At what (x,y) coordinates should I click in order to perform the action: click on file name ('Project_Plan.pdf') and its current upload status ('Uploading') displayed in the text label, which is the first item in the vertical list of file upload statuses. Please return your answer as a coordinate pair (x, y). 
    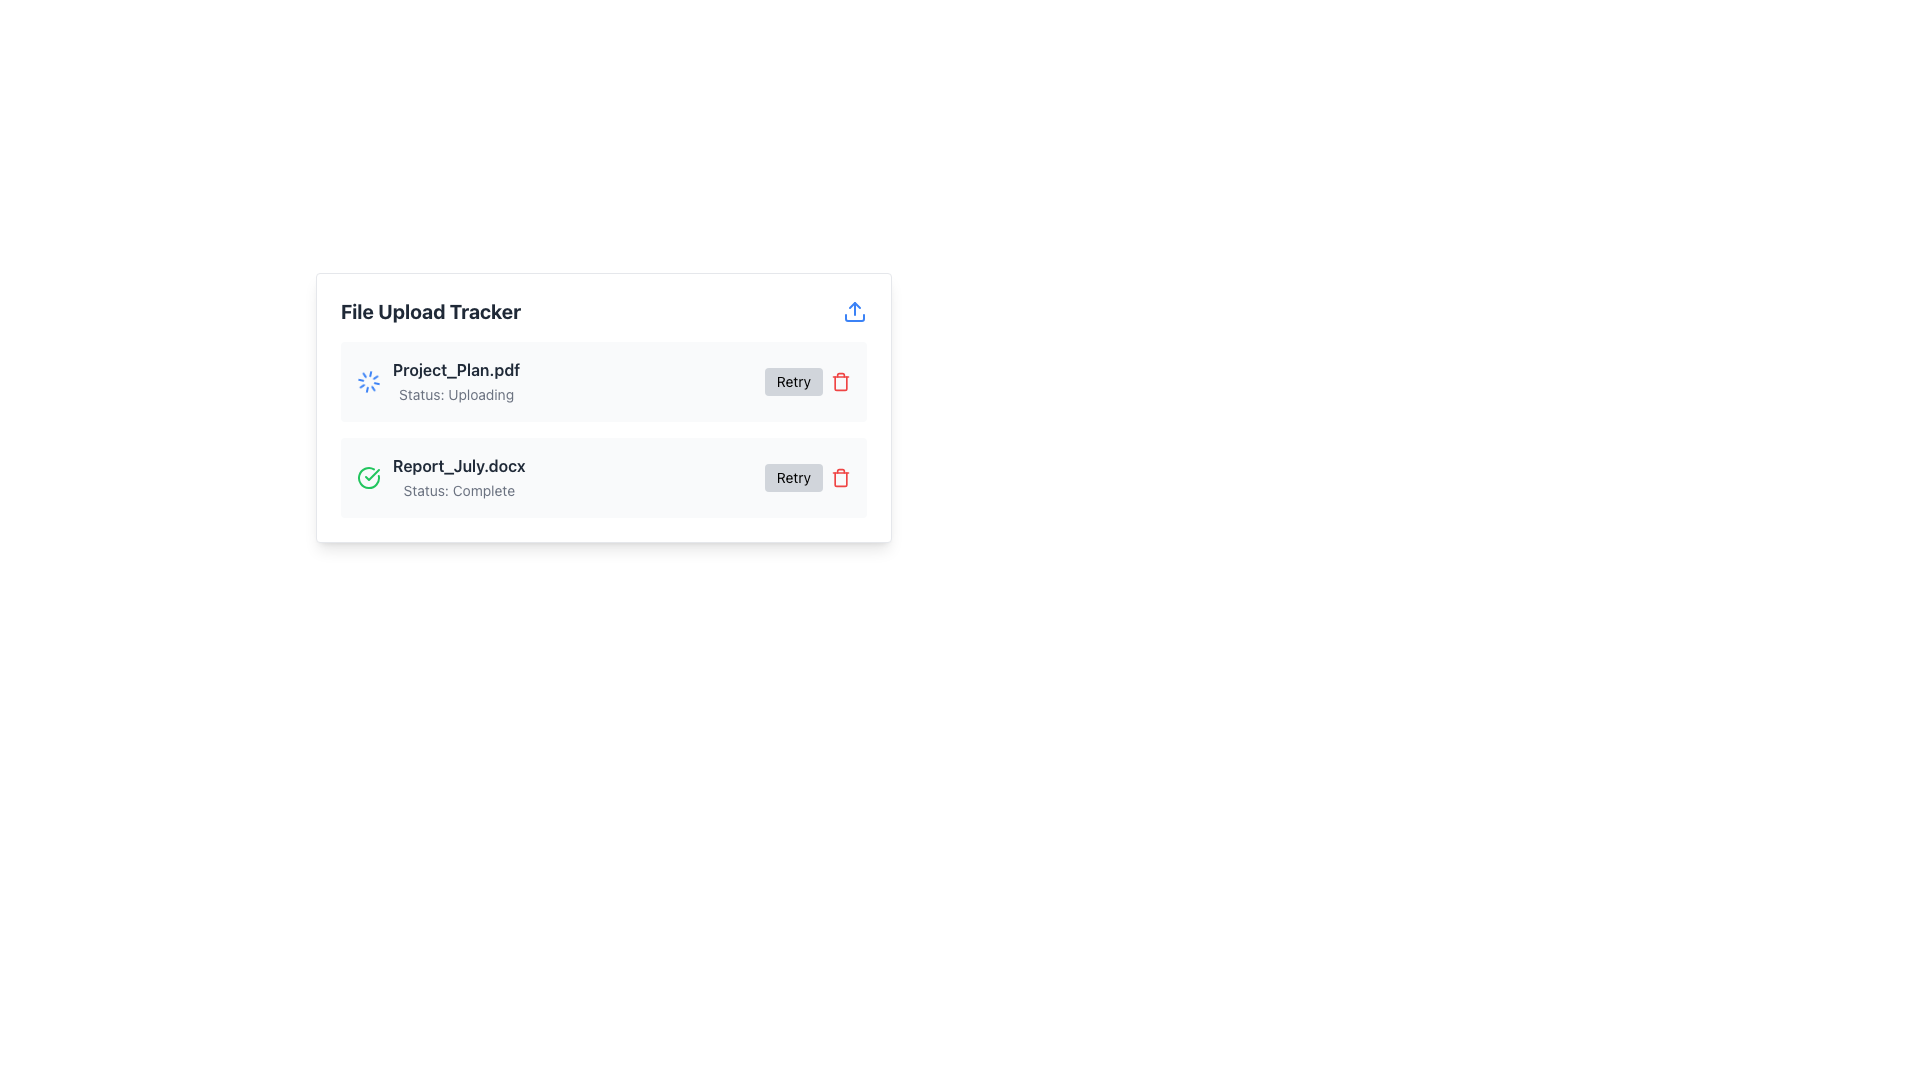
    Looking at the image, I should click on (455, 381).